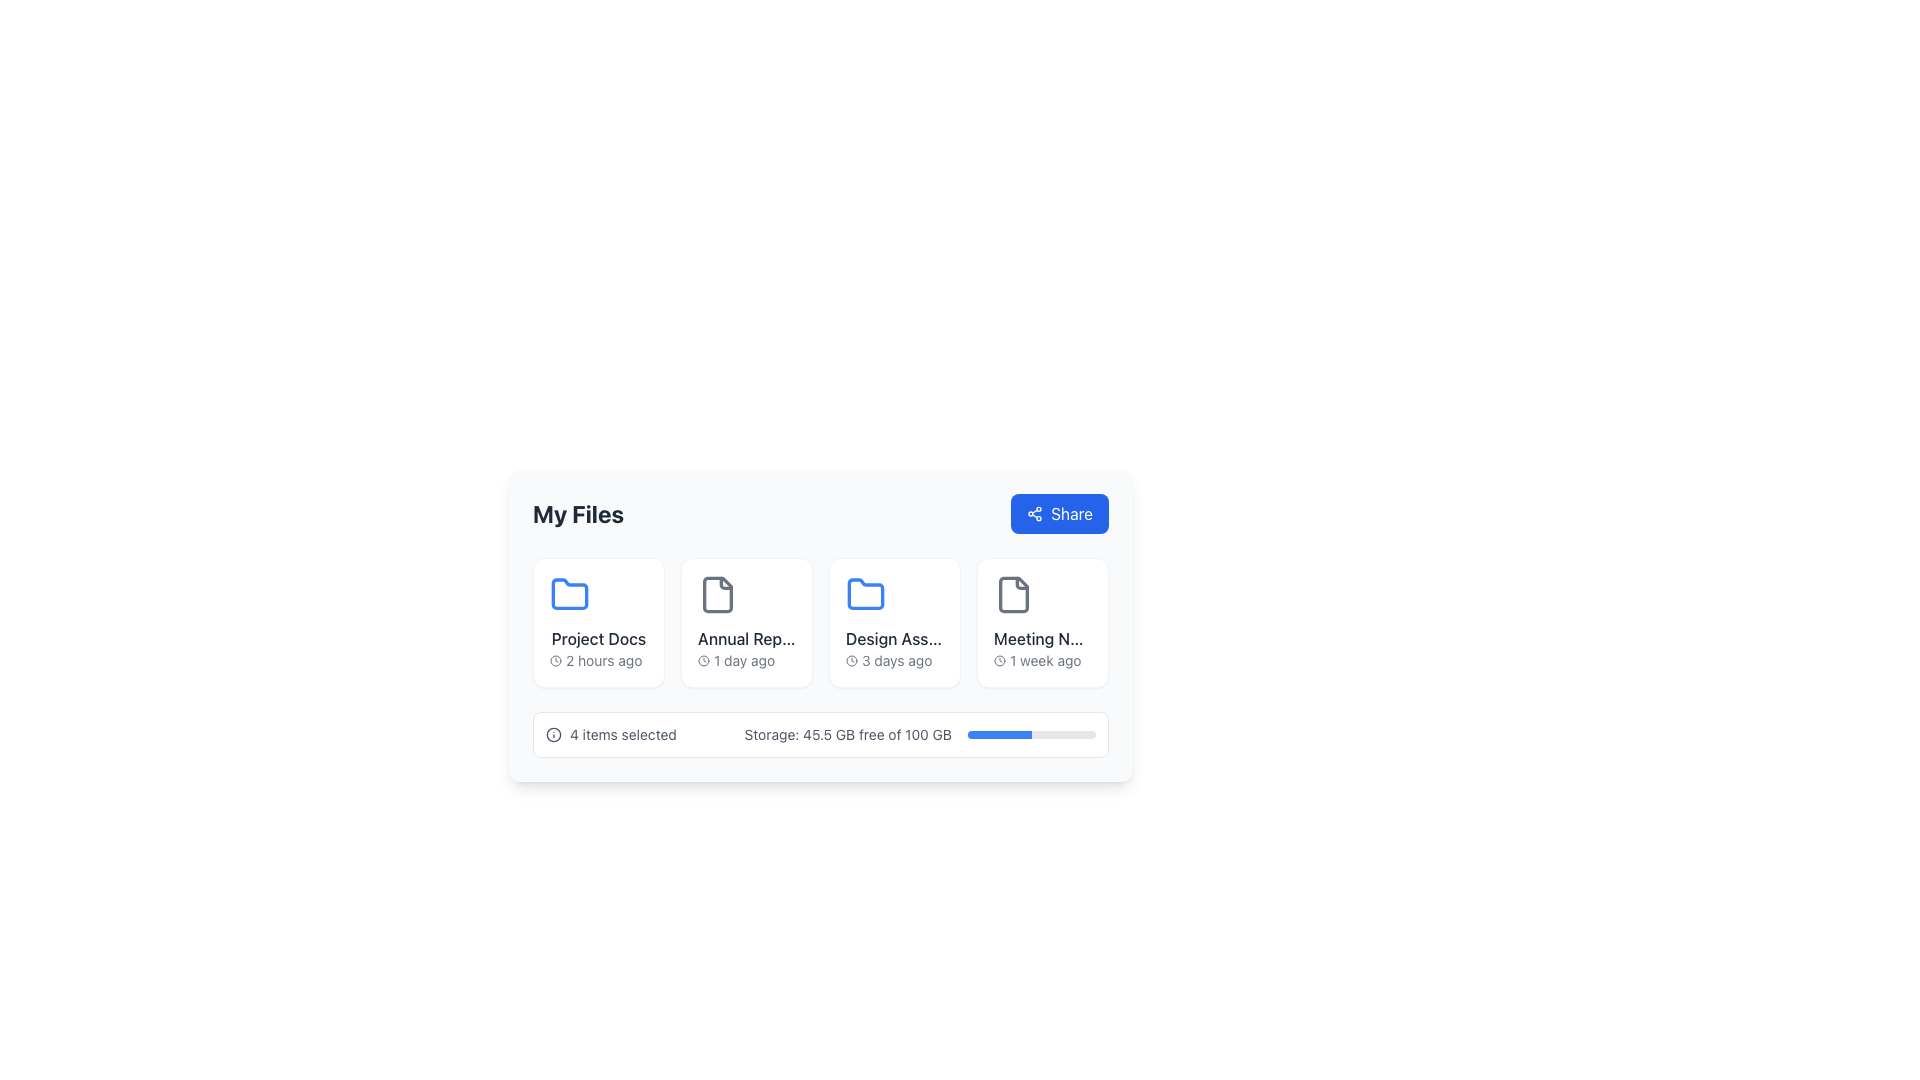 This screenshot has height=1080, width=1920. I want to click on the Decorative icon or informational symbol located to the left of the '4 items selected' text in the 'My Files' section, so click(553, 735).